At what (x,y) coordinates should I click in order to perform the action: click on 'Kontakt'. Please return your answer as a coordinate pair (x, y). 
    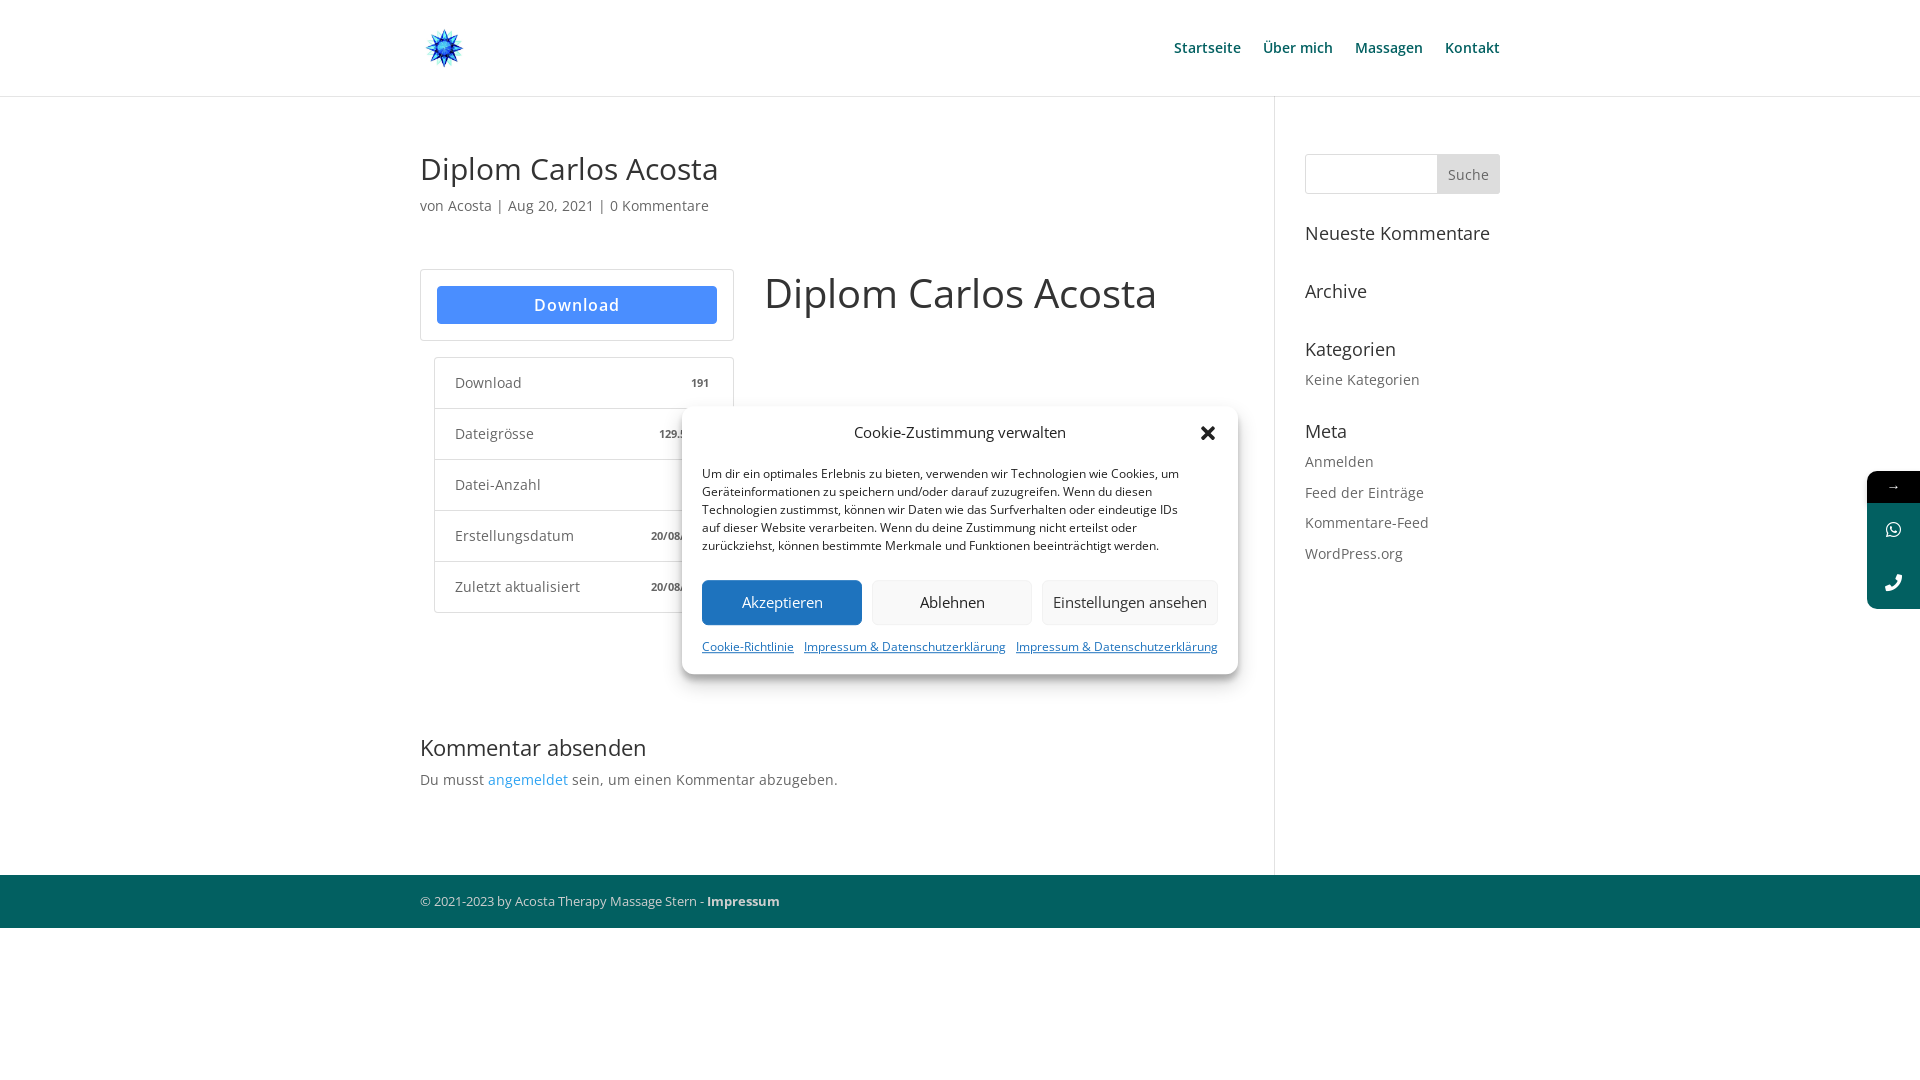
    Looking at the image, I should click on (1444, 67).